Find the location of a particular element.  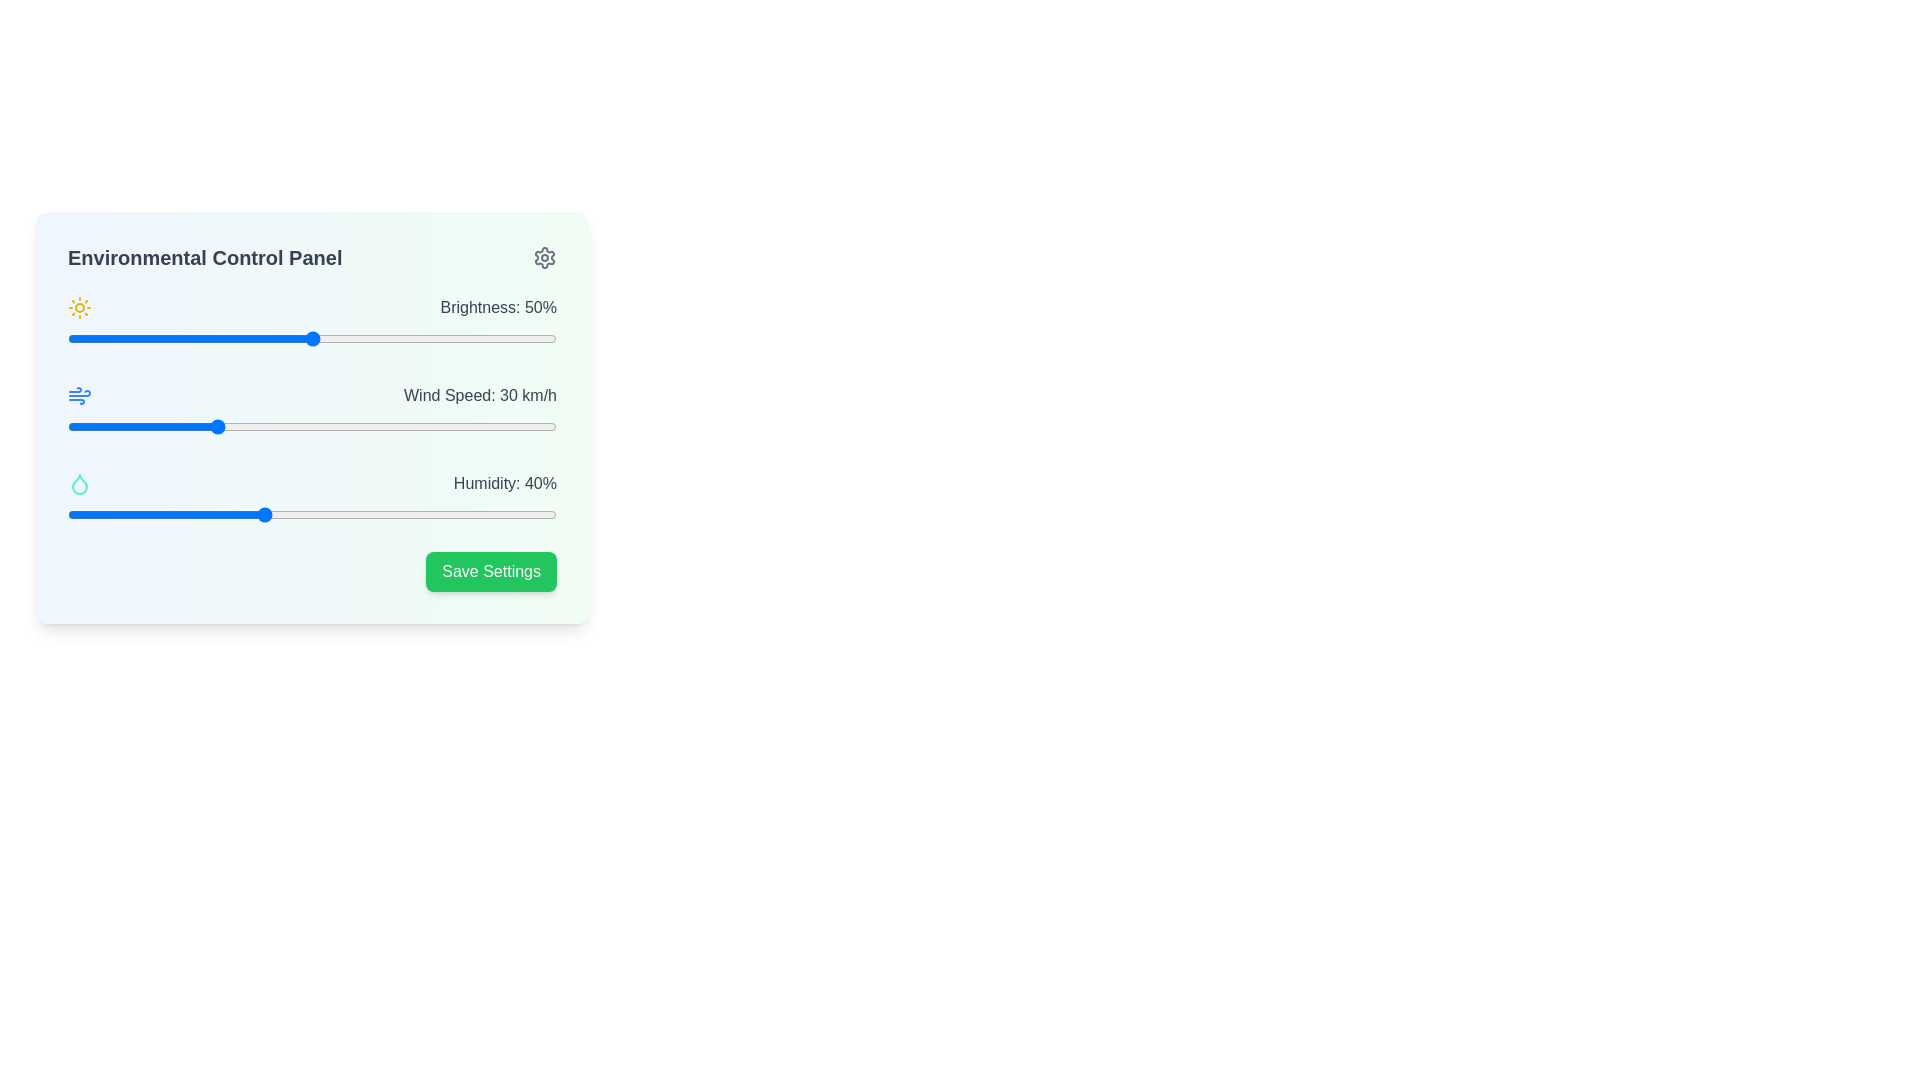

the knob of the horizontal slider control labeled 'Humidity: 40%' is located at coordinates (311, 499).